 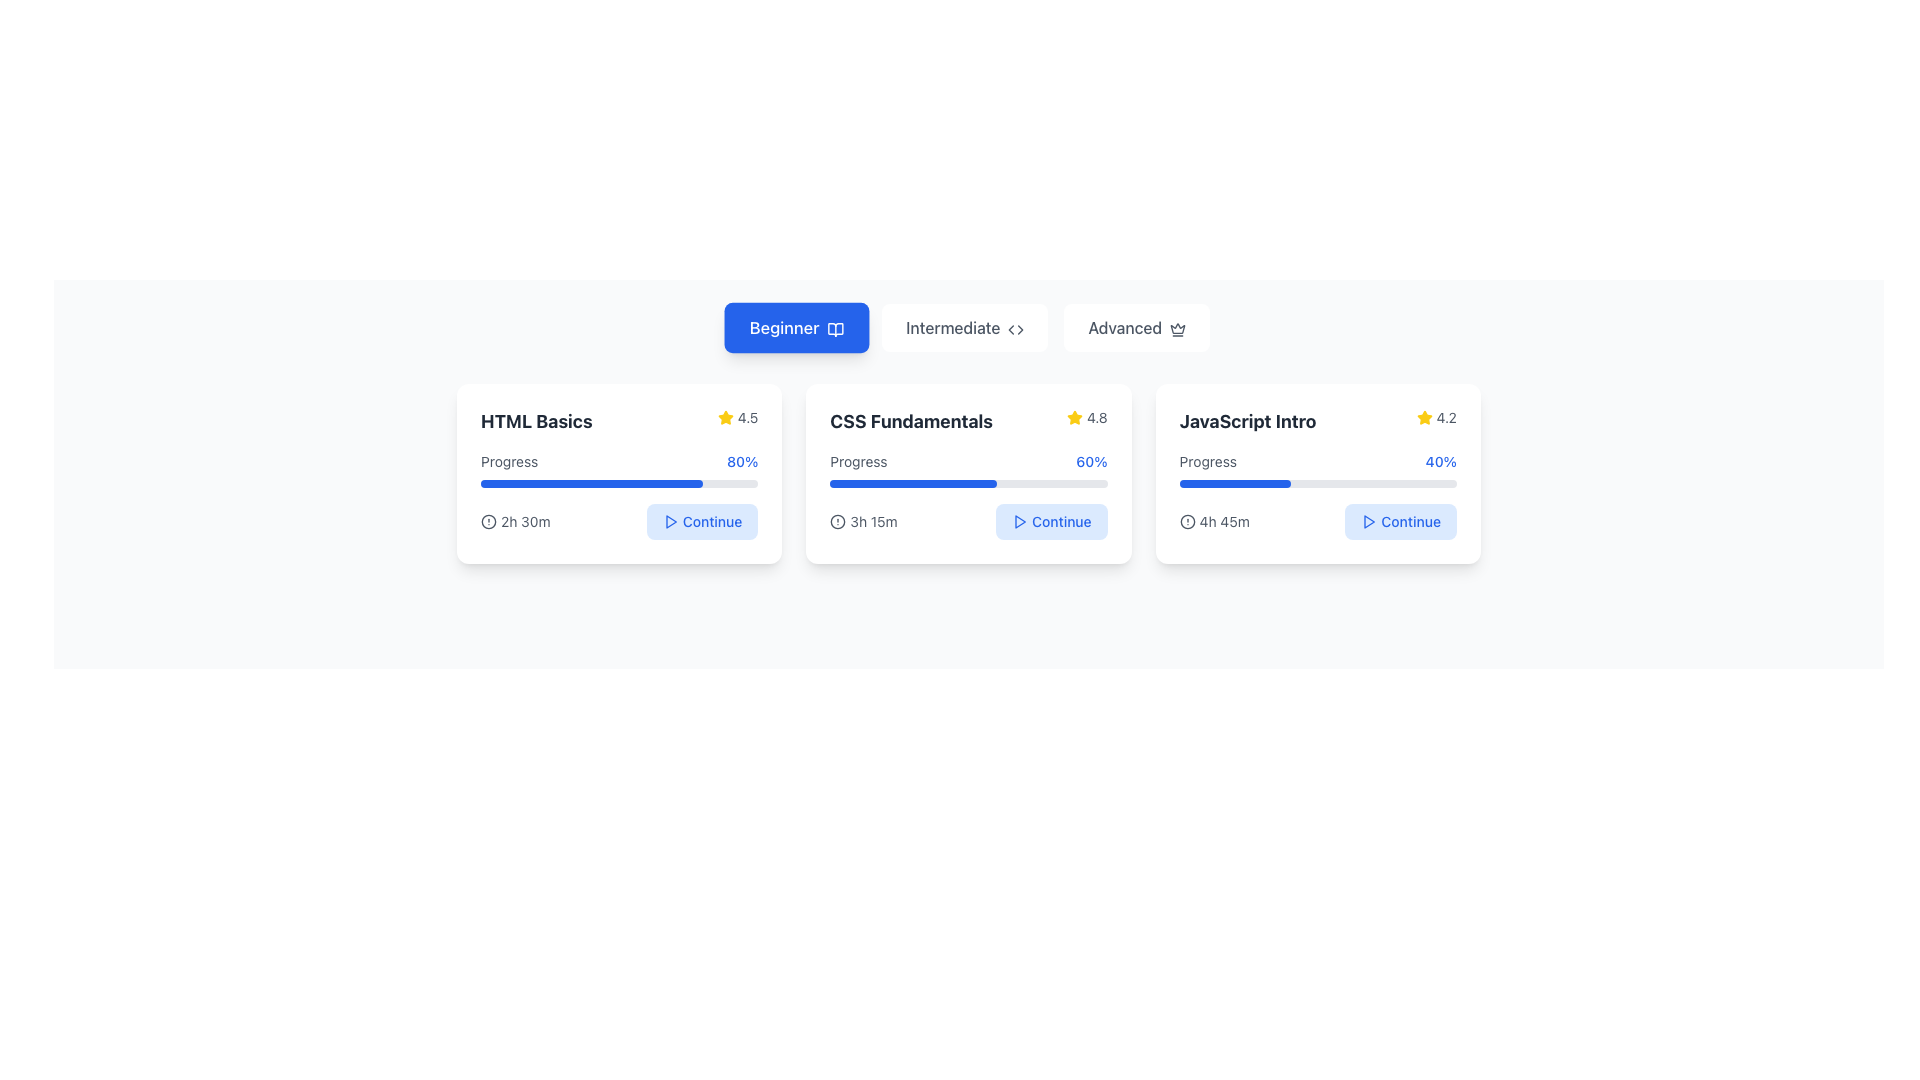 I want to click on text label indicating the module or topic name related to 'HTML Basics' located at the top-left corner of the card, so click(x=536, y=420).